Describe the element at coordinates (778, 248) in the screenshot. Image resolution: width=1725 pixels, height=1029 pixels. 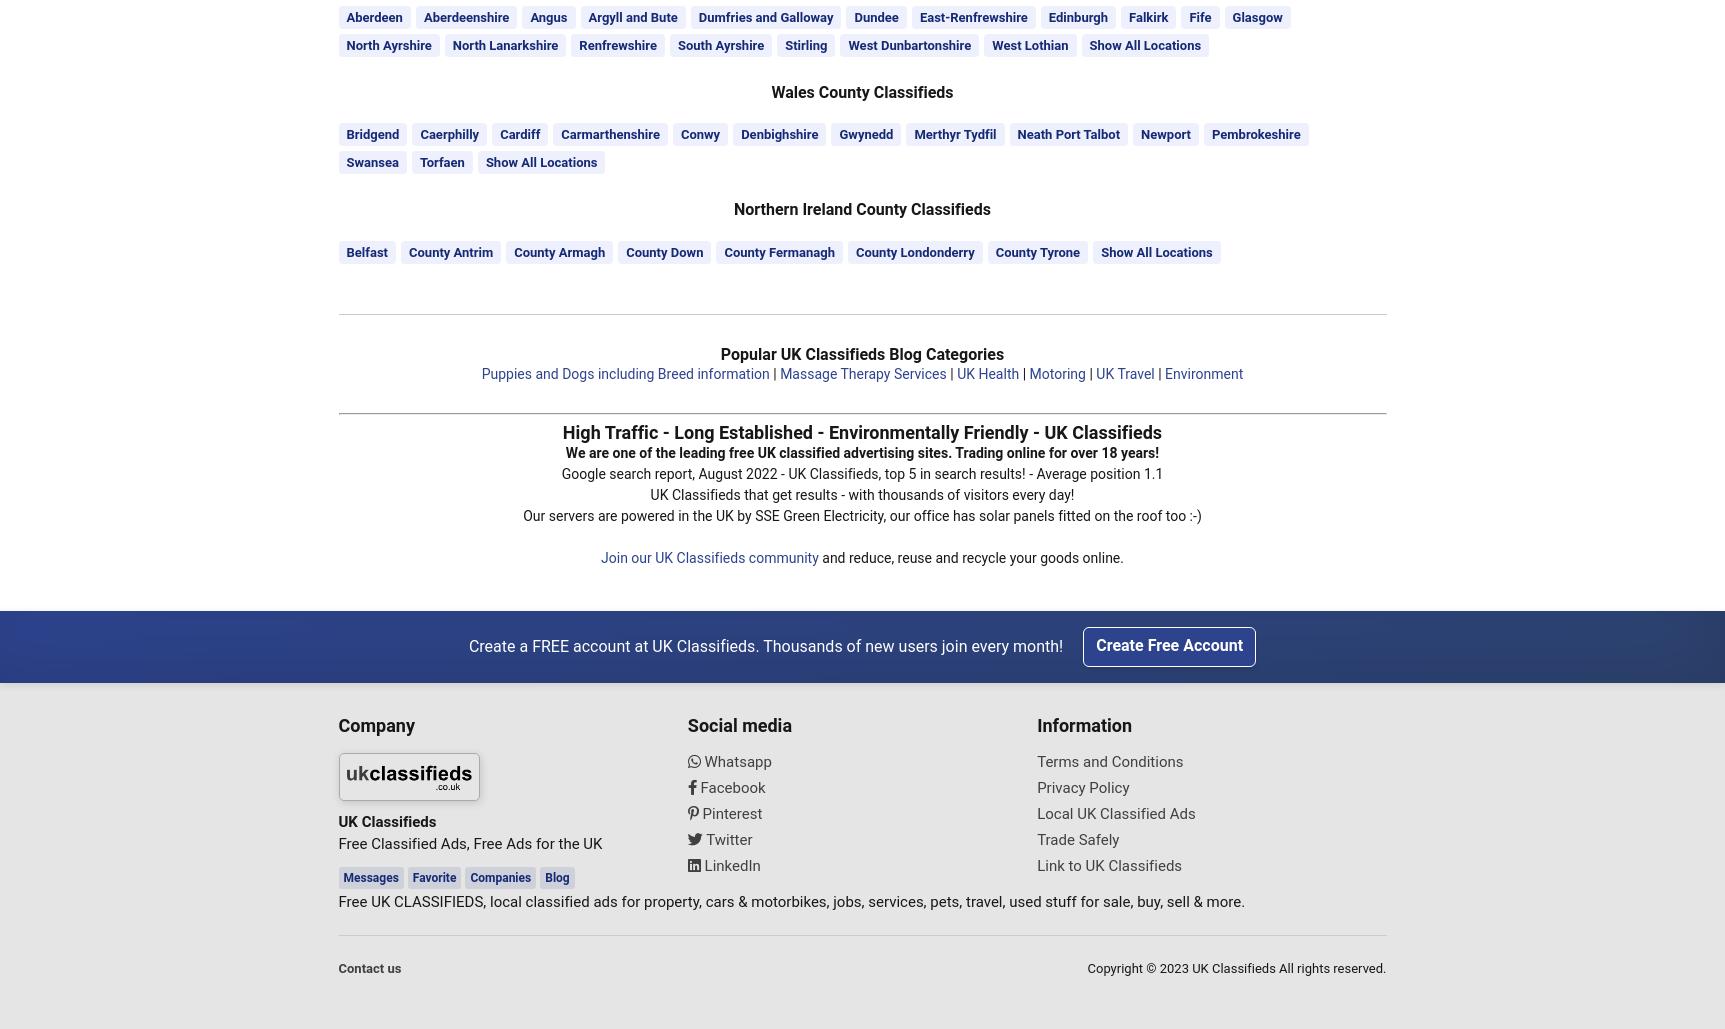
I see `'County Fermanagh'` at that location.